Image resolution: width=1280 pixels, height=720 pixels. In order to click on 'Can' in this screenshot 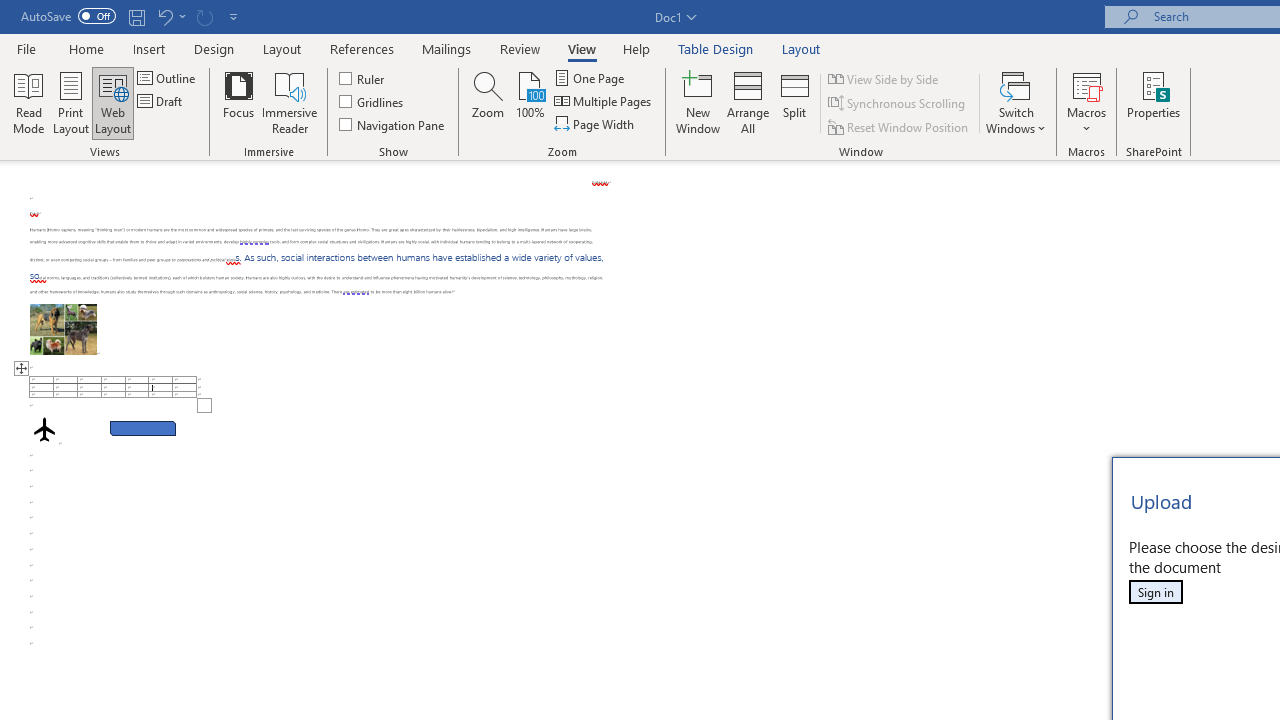, I will do `click(204, 16)`.